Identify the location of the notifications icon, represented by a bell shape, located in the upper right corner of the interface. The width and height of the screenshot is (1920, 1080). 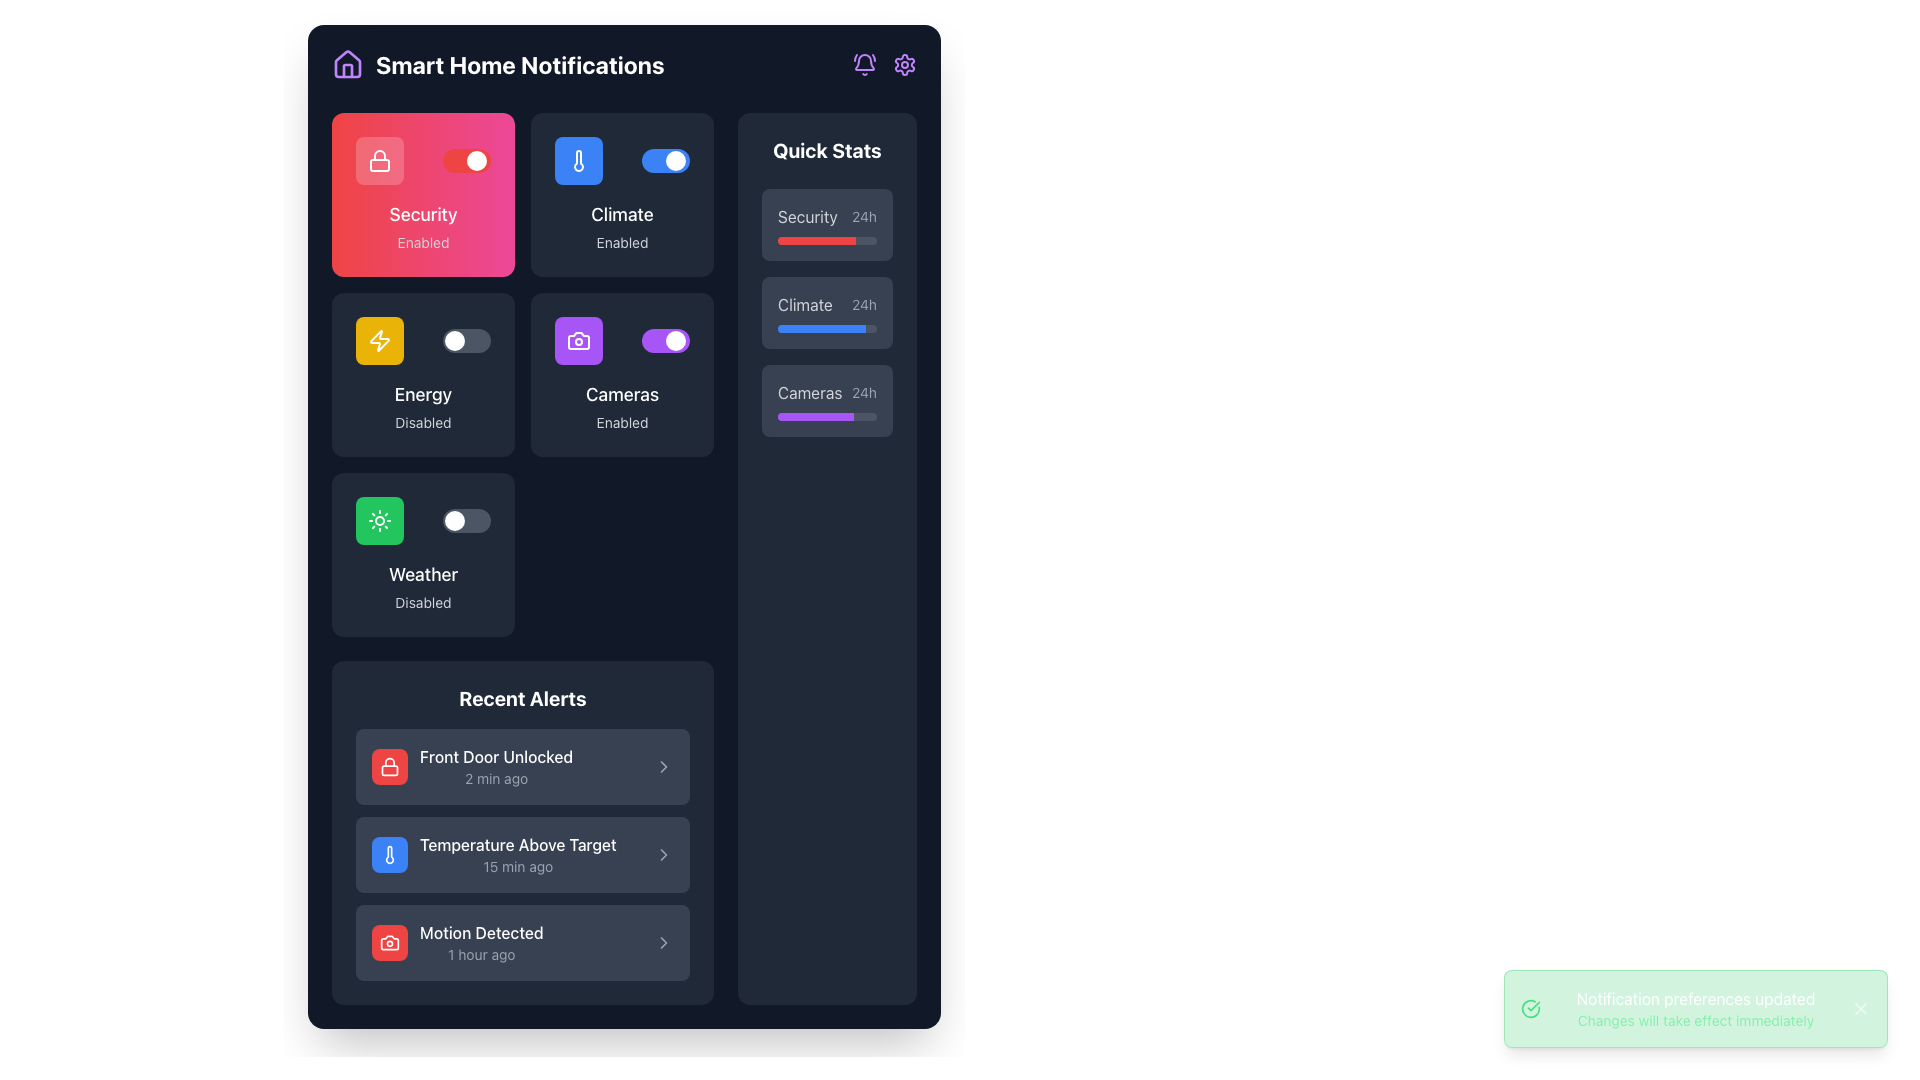
(864, 64).